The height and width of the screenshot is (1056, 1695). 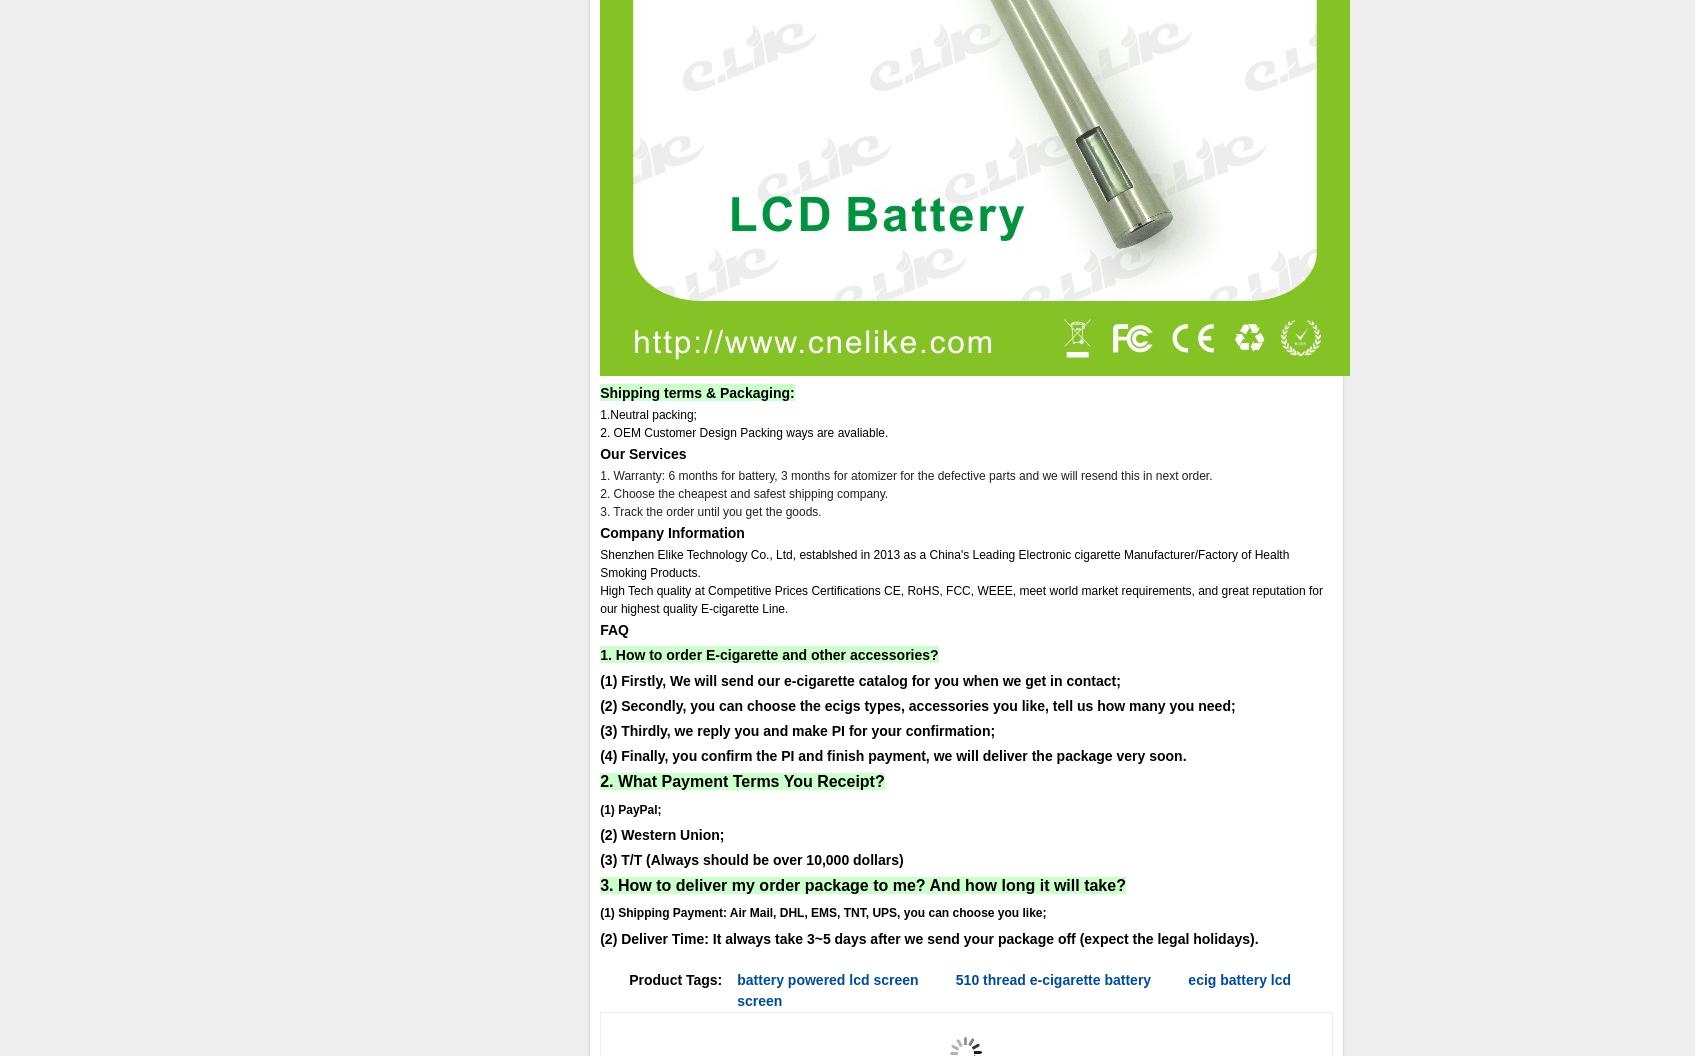 I want to click on '1. How to order E-cigarette and other accessories?', so click(x=768, y=654).